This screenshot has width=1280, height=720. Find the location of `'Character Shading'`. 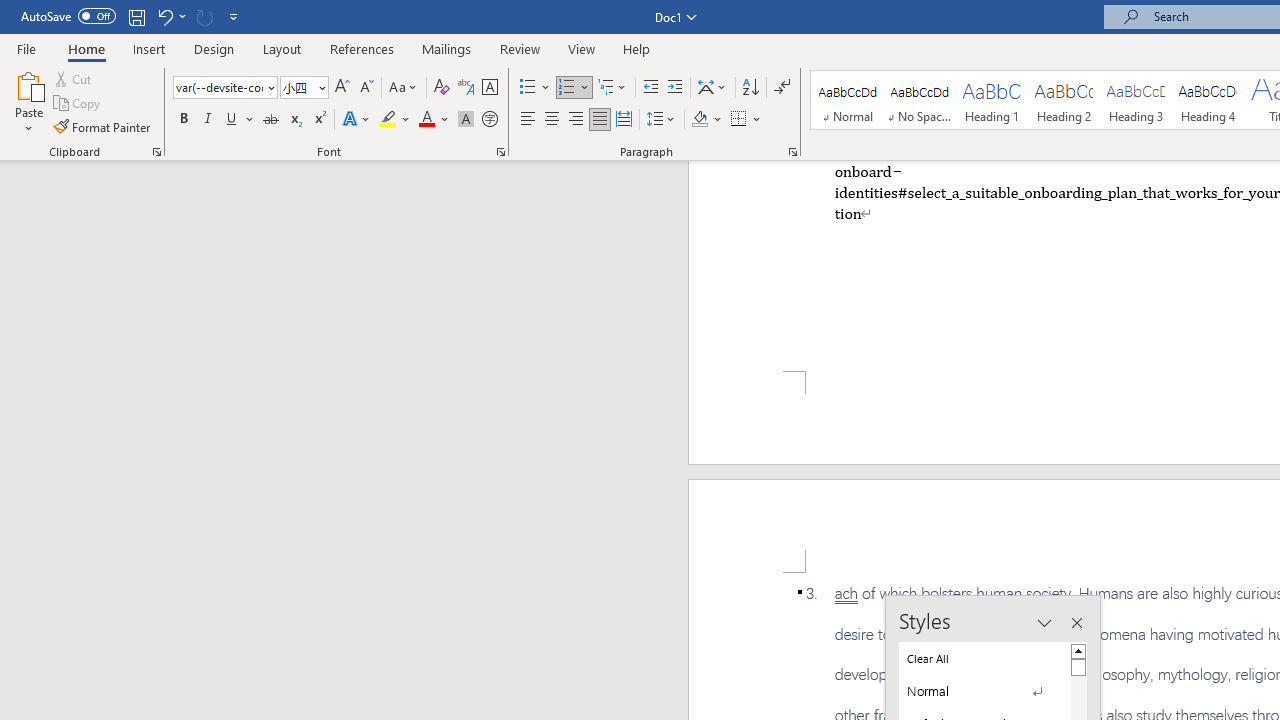

'Character Shading' is located at coordinates (464, 119).